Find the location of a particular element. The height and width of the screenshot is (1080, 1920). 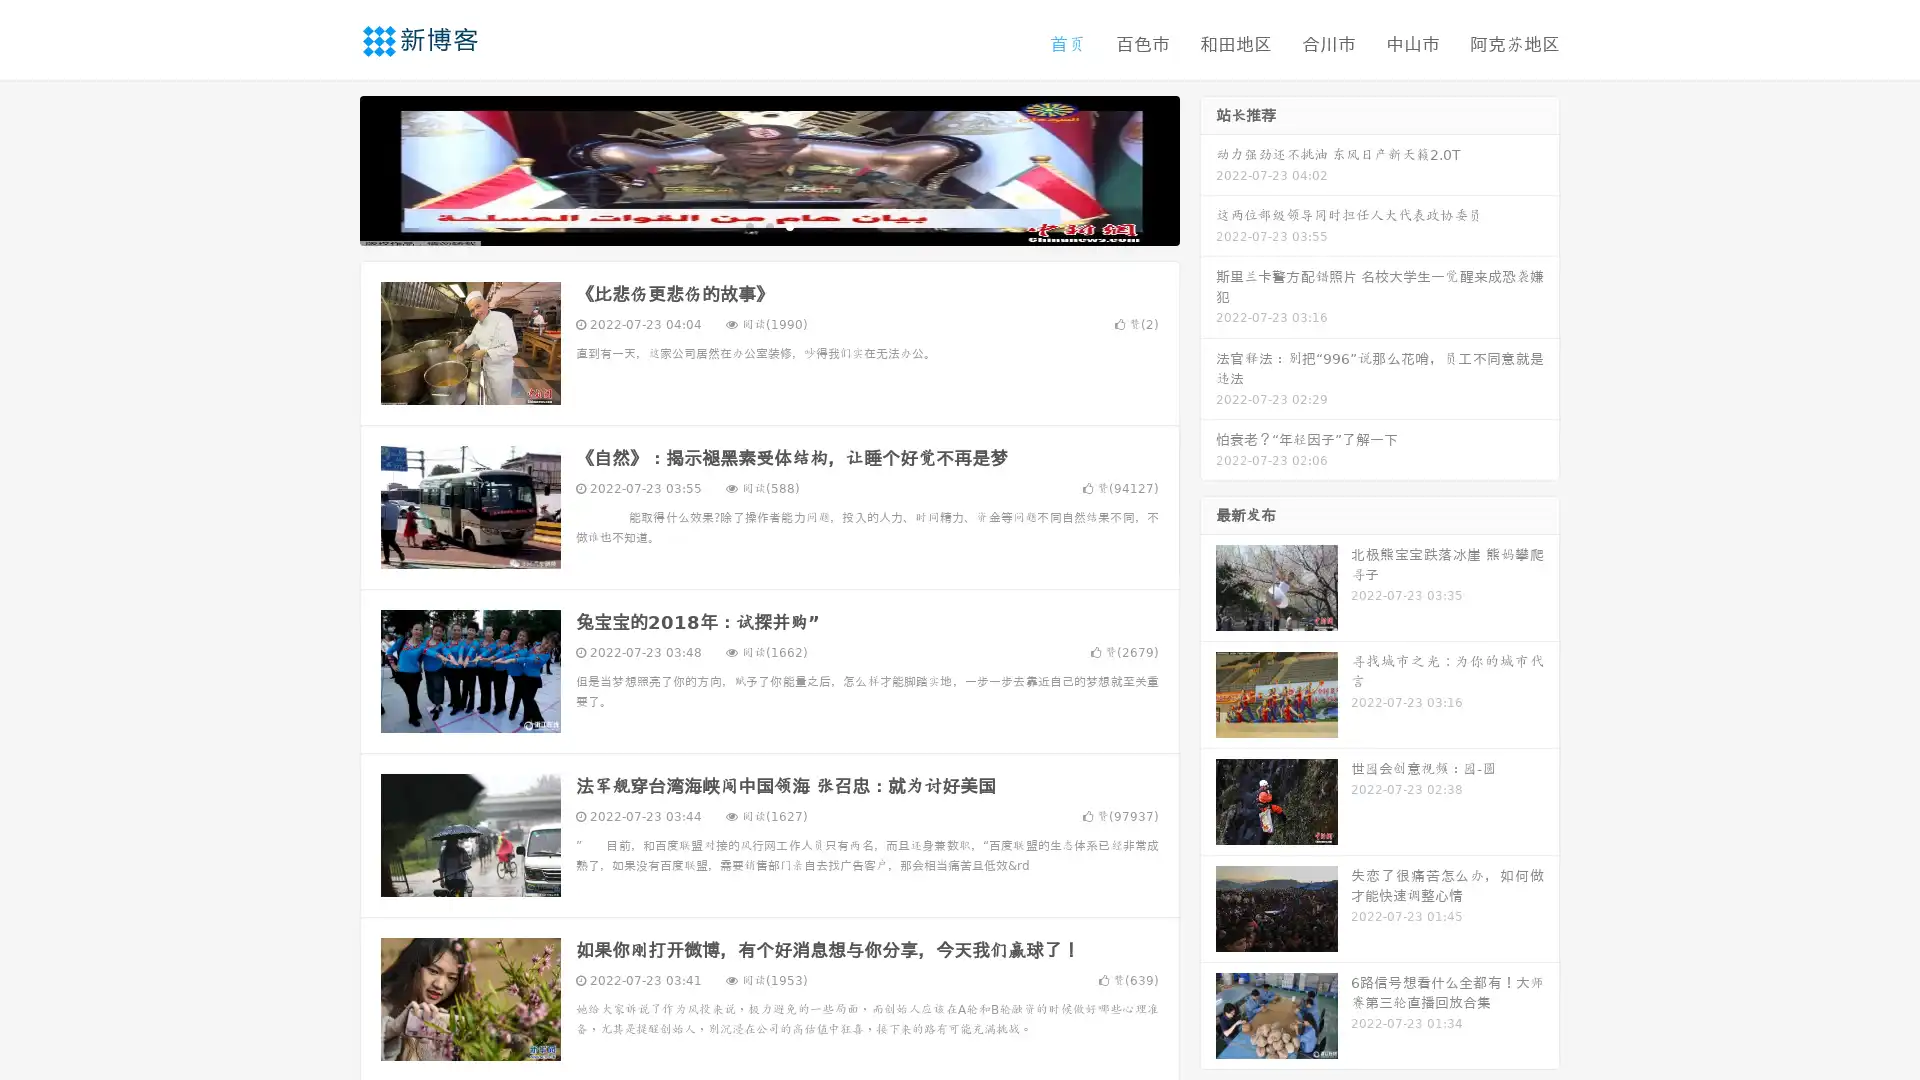

Go to slide 1 is located at coordinates (748, 225).